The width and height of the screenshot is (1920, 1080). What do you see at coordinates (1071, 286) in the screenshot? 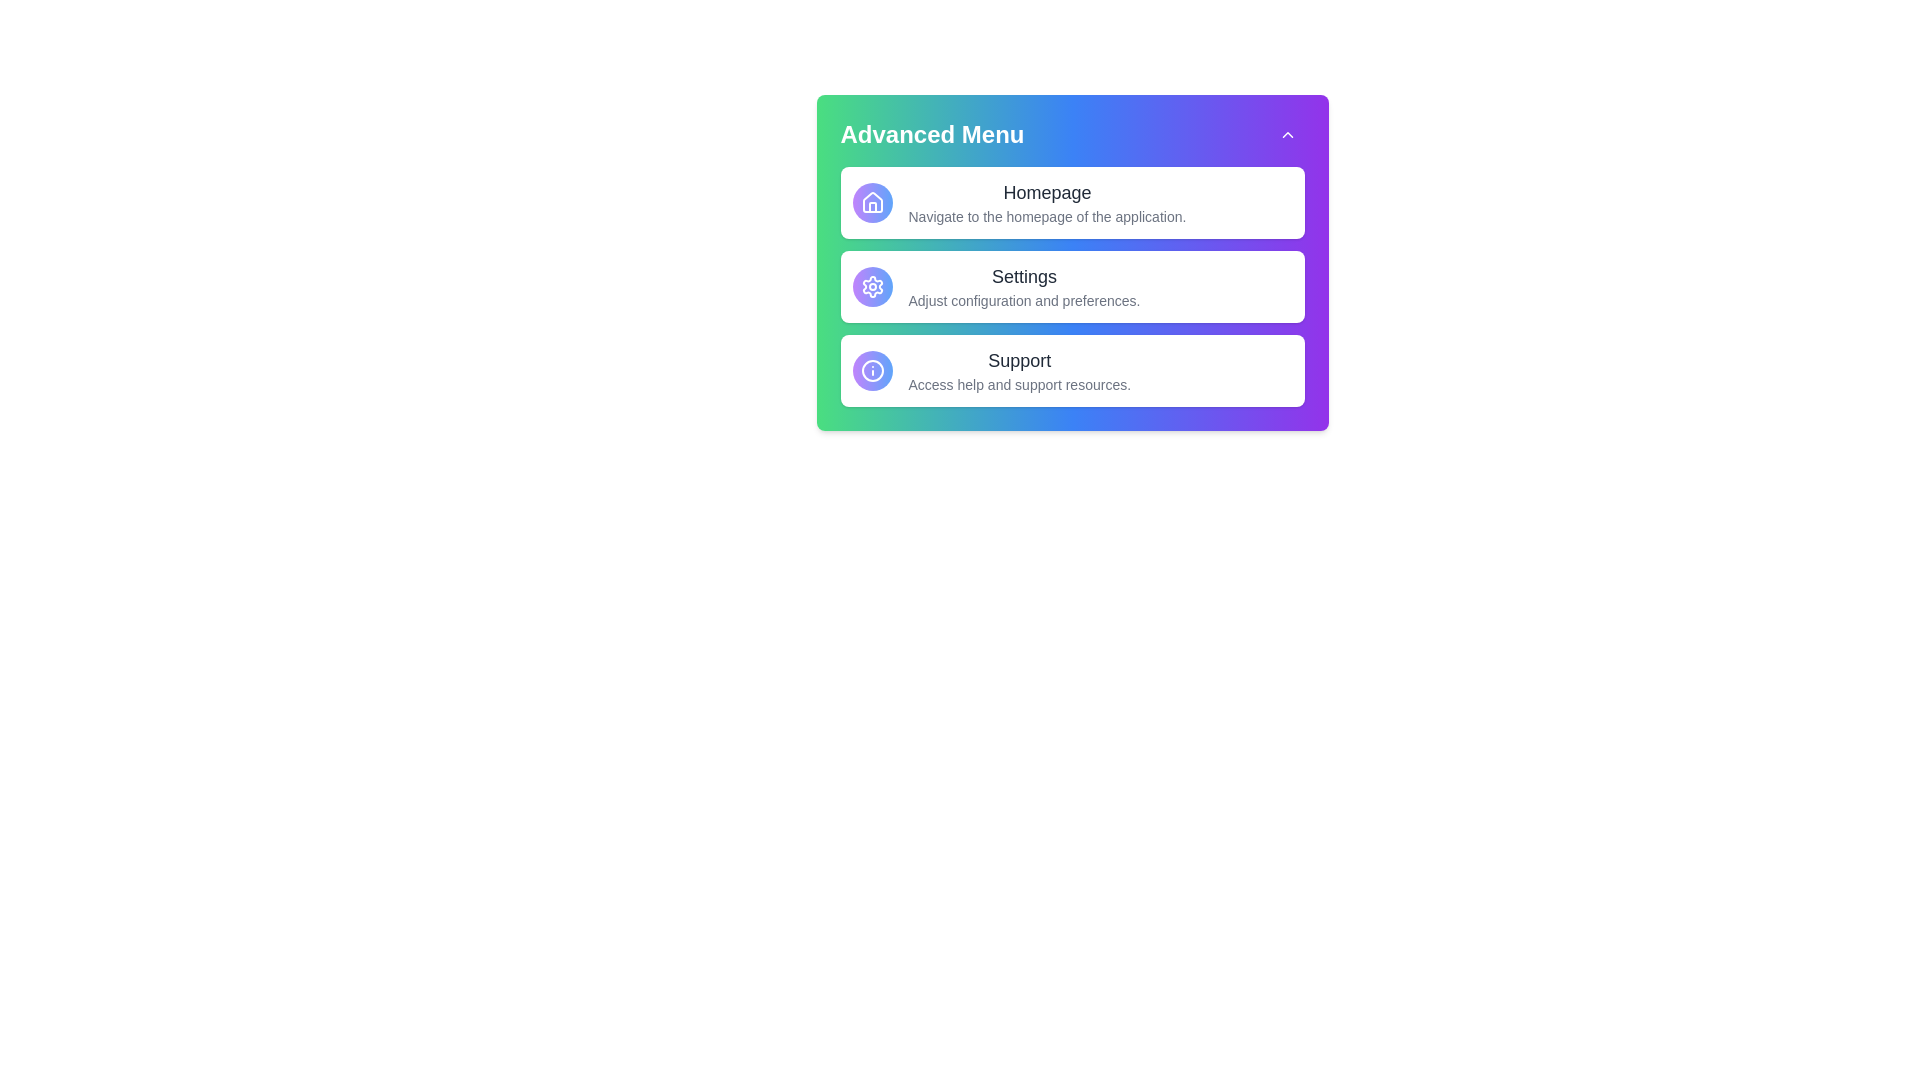
I see `the menu item titled 'Settings' to reveal its tooltip or additional information` at bounding box center [1071, 286].